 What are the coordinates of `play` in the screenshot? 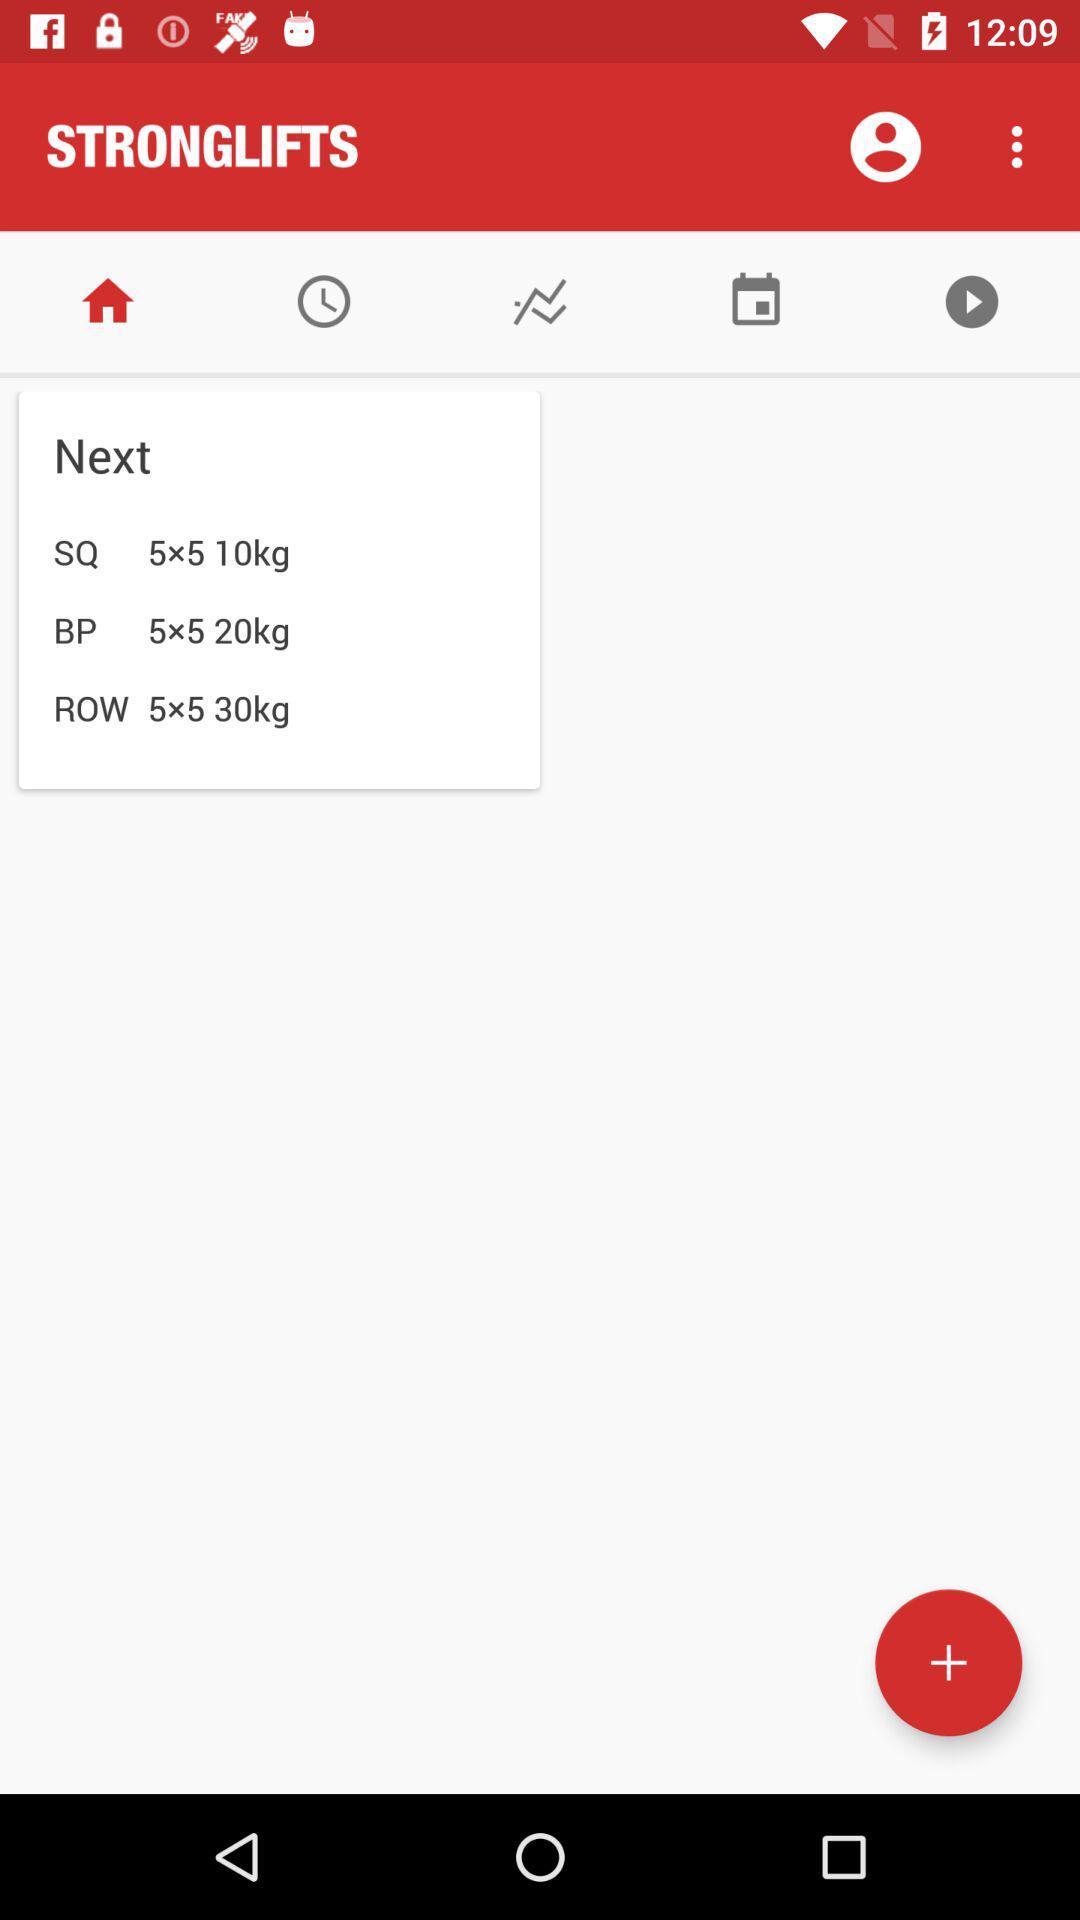 It's located at (971, 300).